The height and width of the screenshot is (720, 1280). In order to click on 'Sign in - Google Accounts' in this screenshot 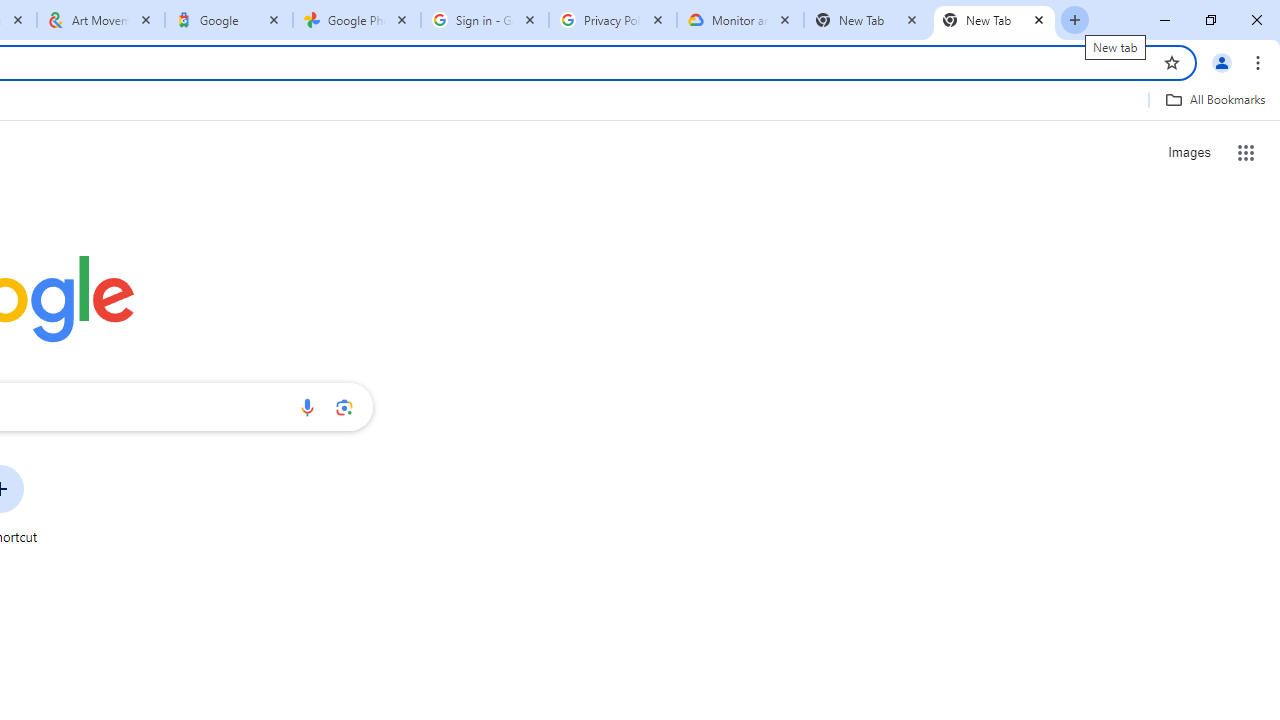, I will do `click(485, 20)`.